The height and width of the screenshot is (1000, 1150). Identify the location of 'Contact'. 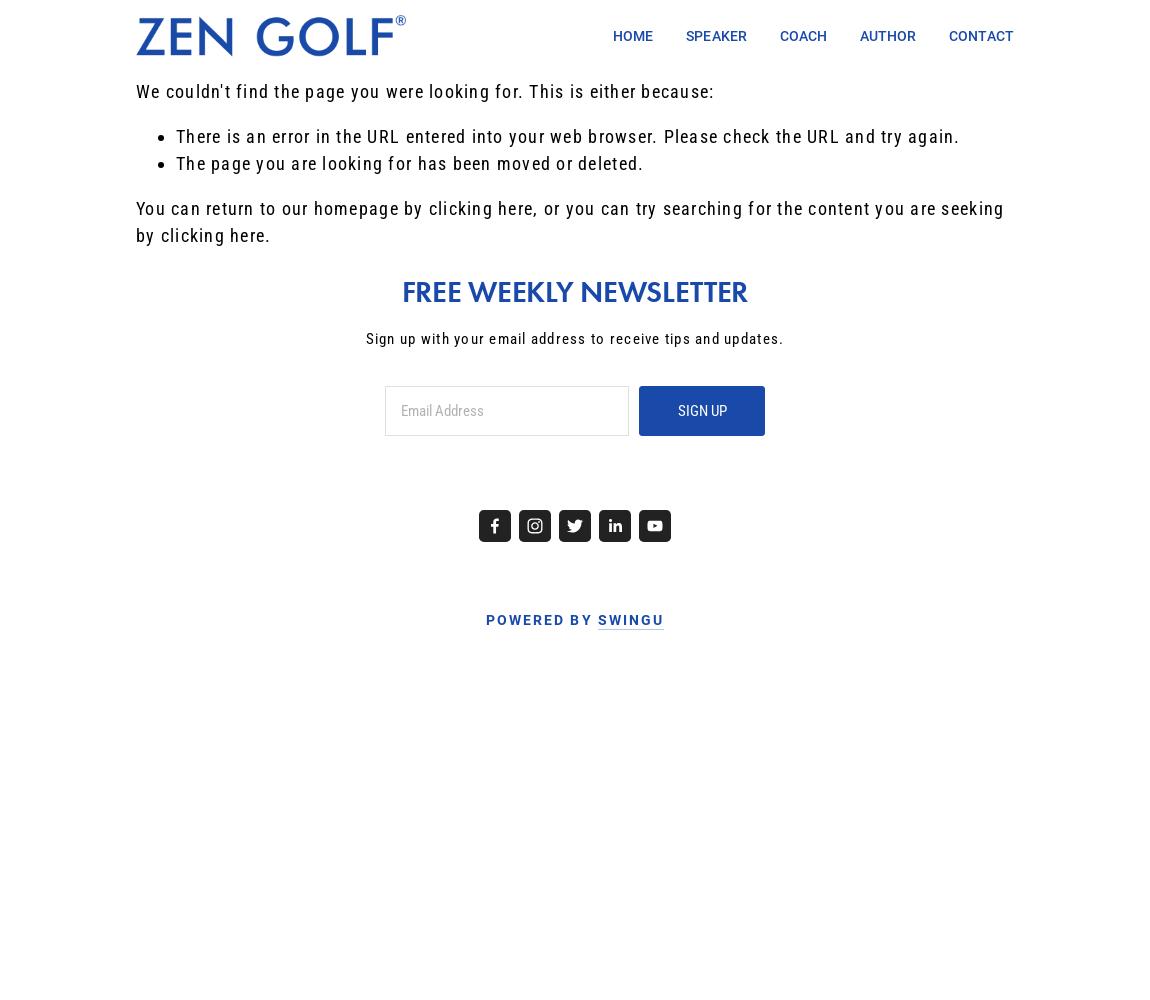
(981, 36).